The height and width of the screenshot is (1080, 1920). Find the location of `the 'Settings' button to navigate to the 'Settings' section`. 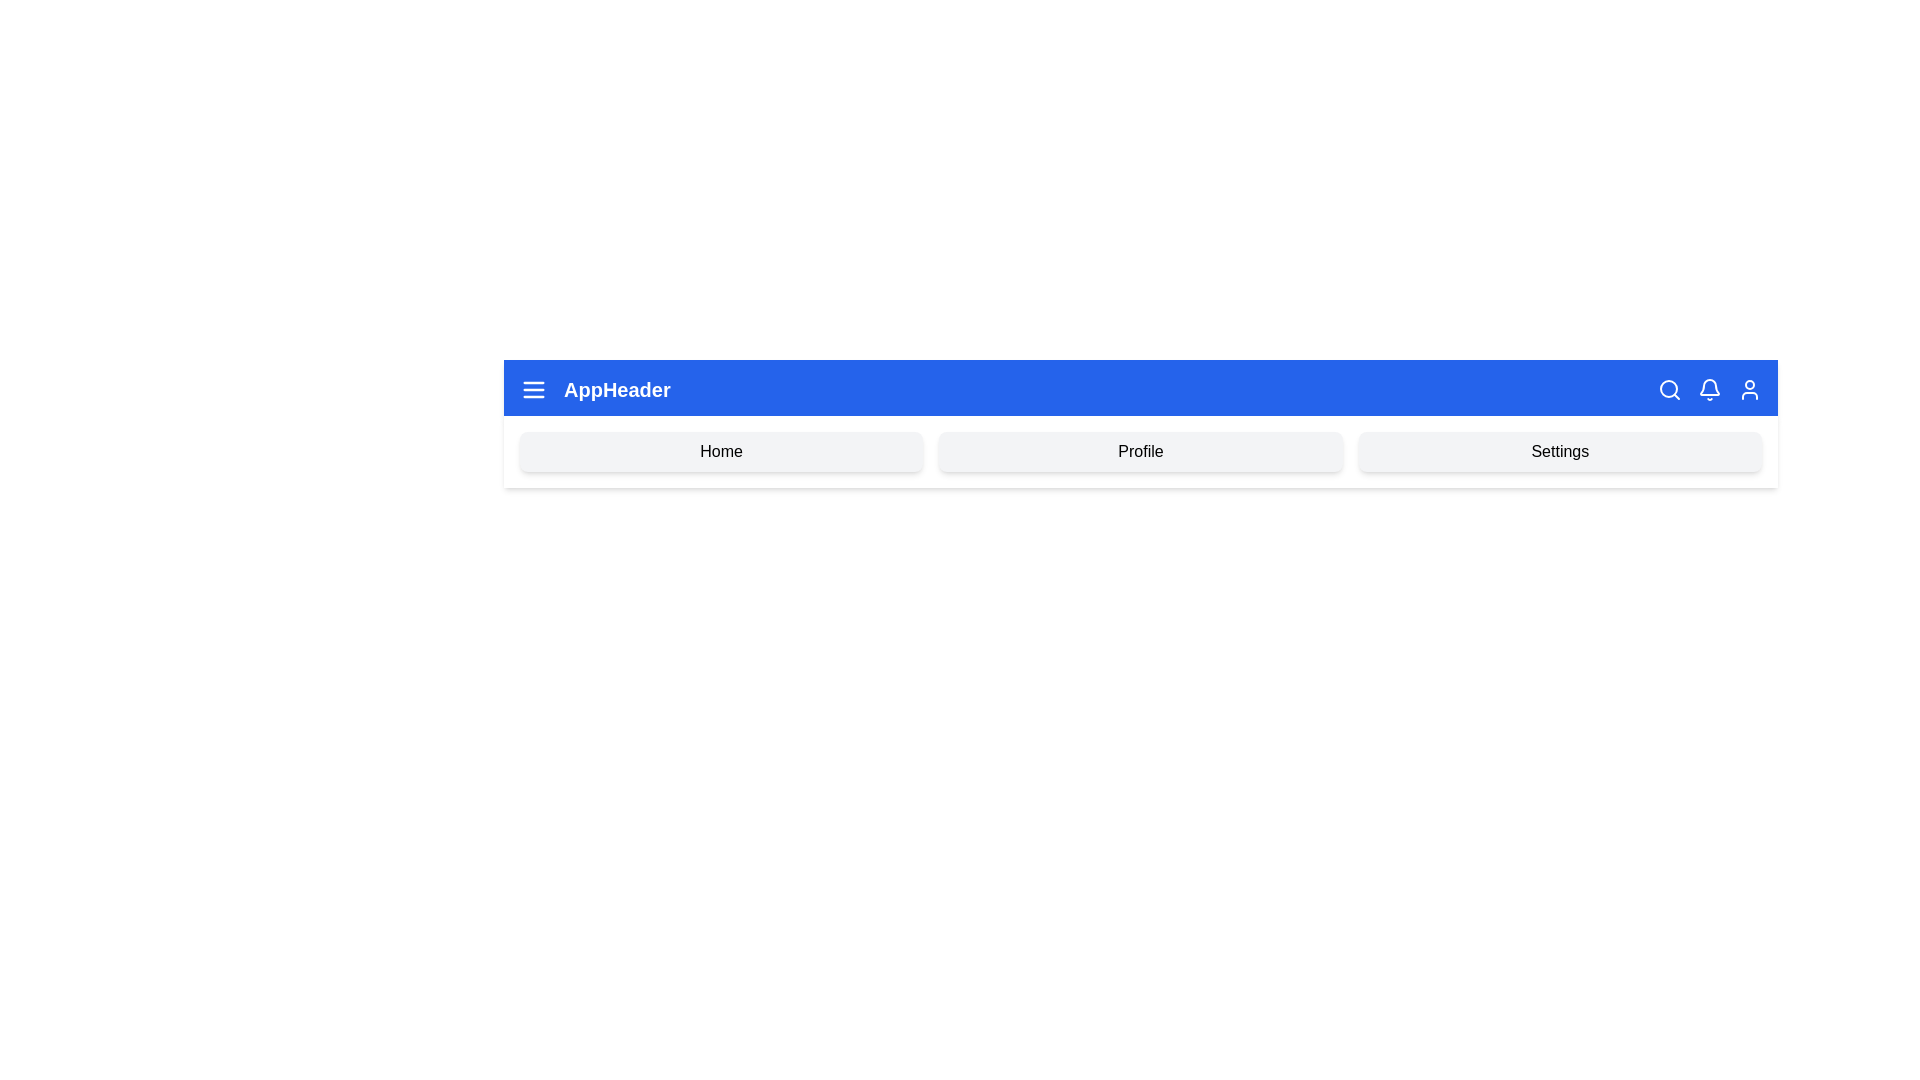

the 'Settings' button to navigate to the 'Settings' section is located at coordinates (1559, 451).